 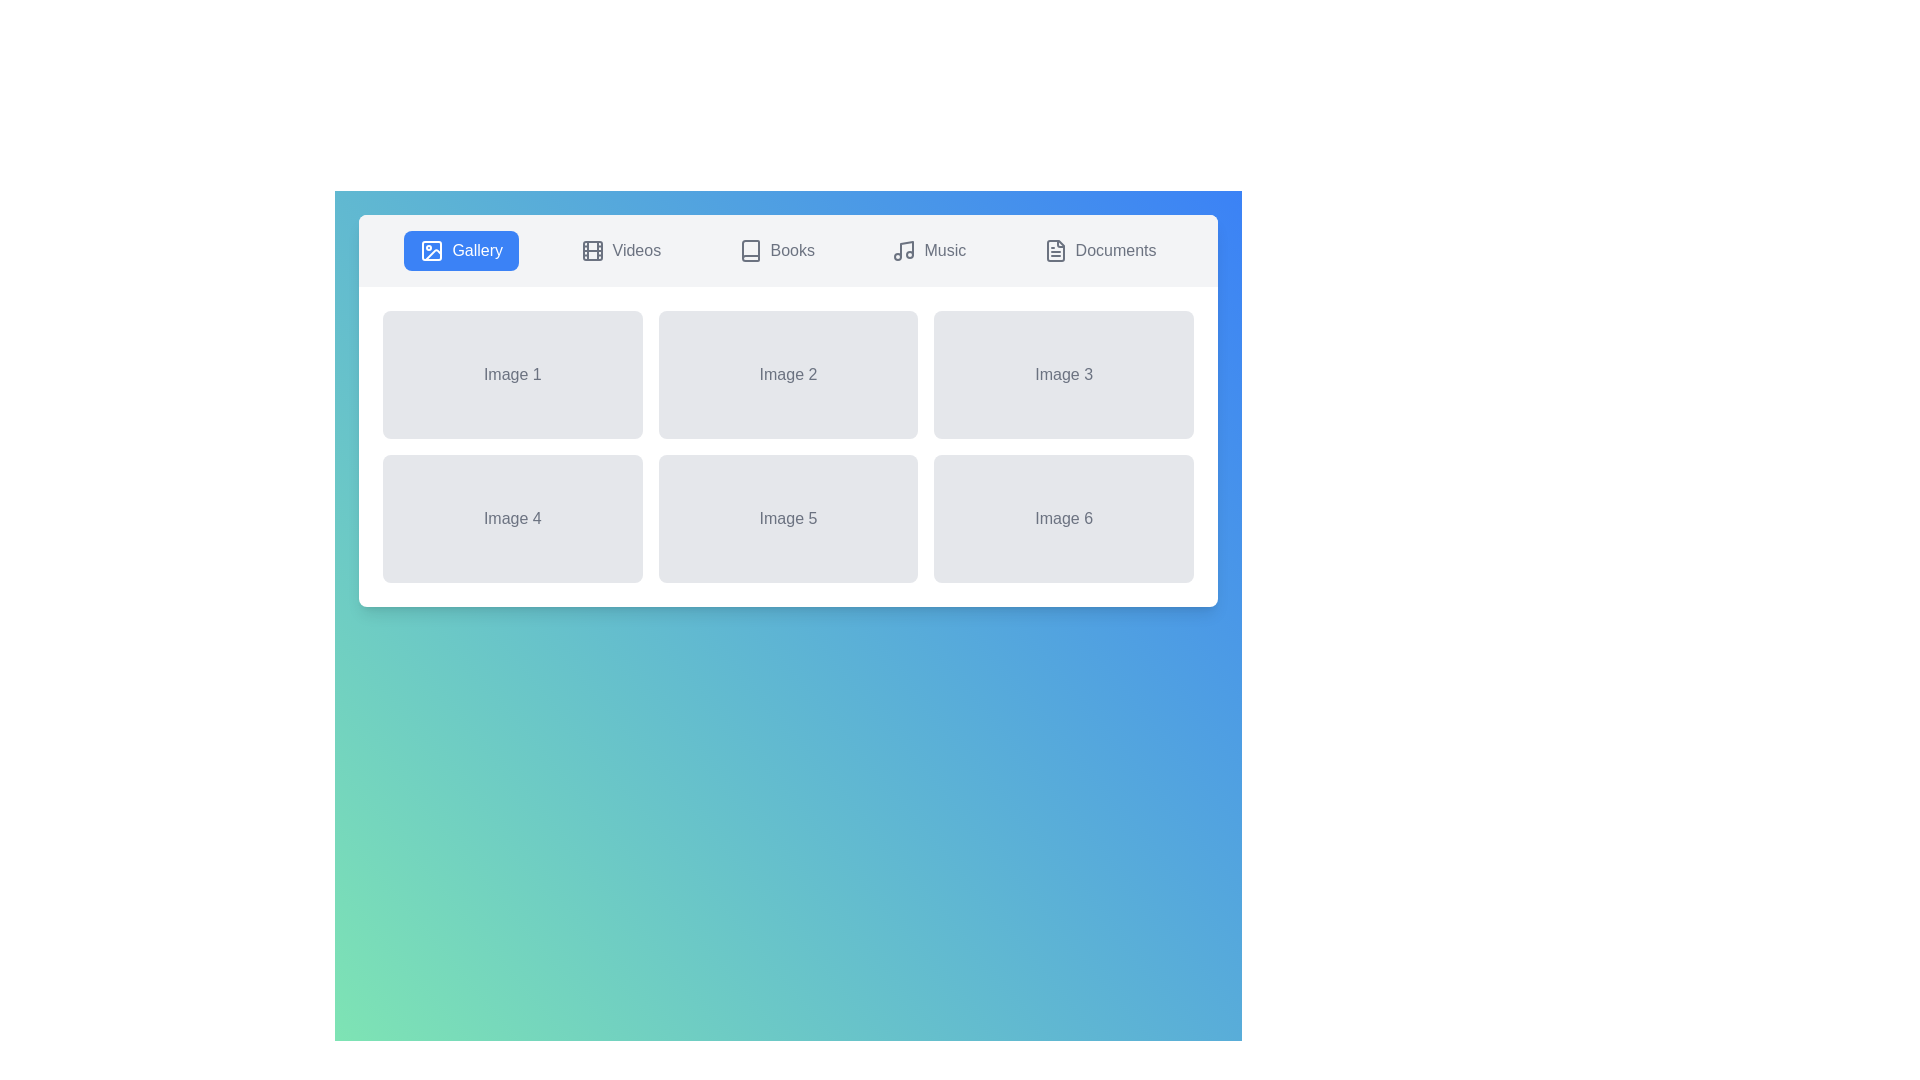 I want to click on the 'Books' button in the navigation bar to change its appearance, so click(x=775, y=249).